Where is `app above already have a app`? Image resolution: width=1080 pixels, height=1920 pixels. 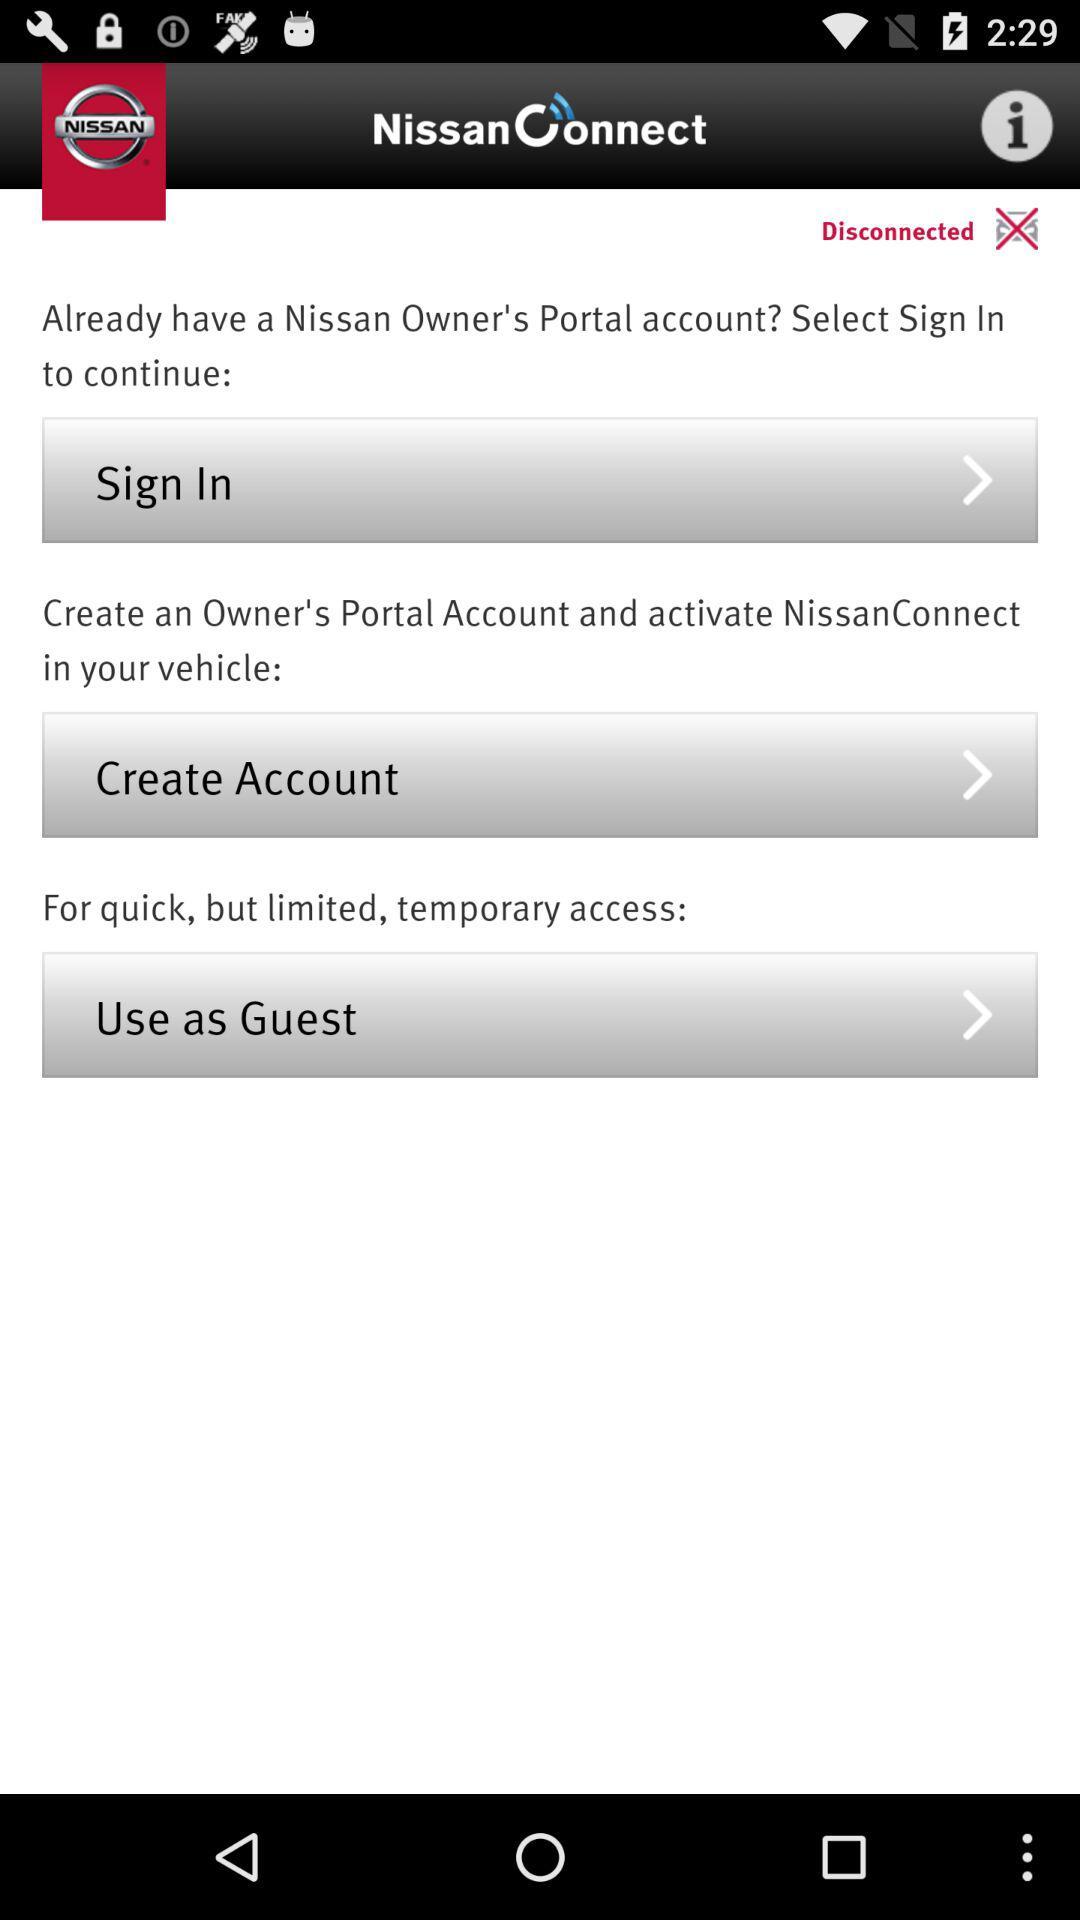
app above already have a app is located at coordinates (1036, 228).